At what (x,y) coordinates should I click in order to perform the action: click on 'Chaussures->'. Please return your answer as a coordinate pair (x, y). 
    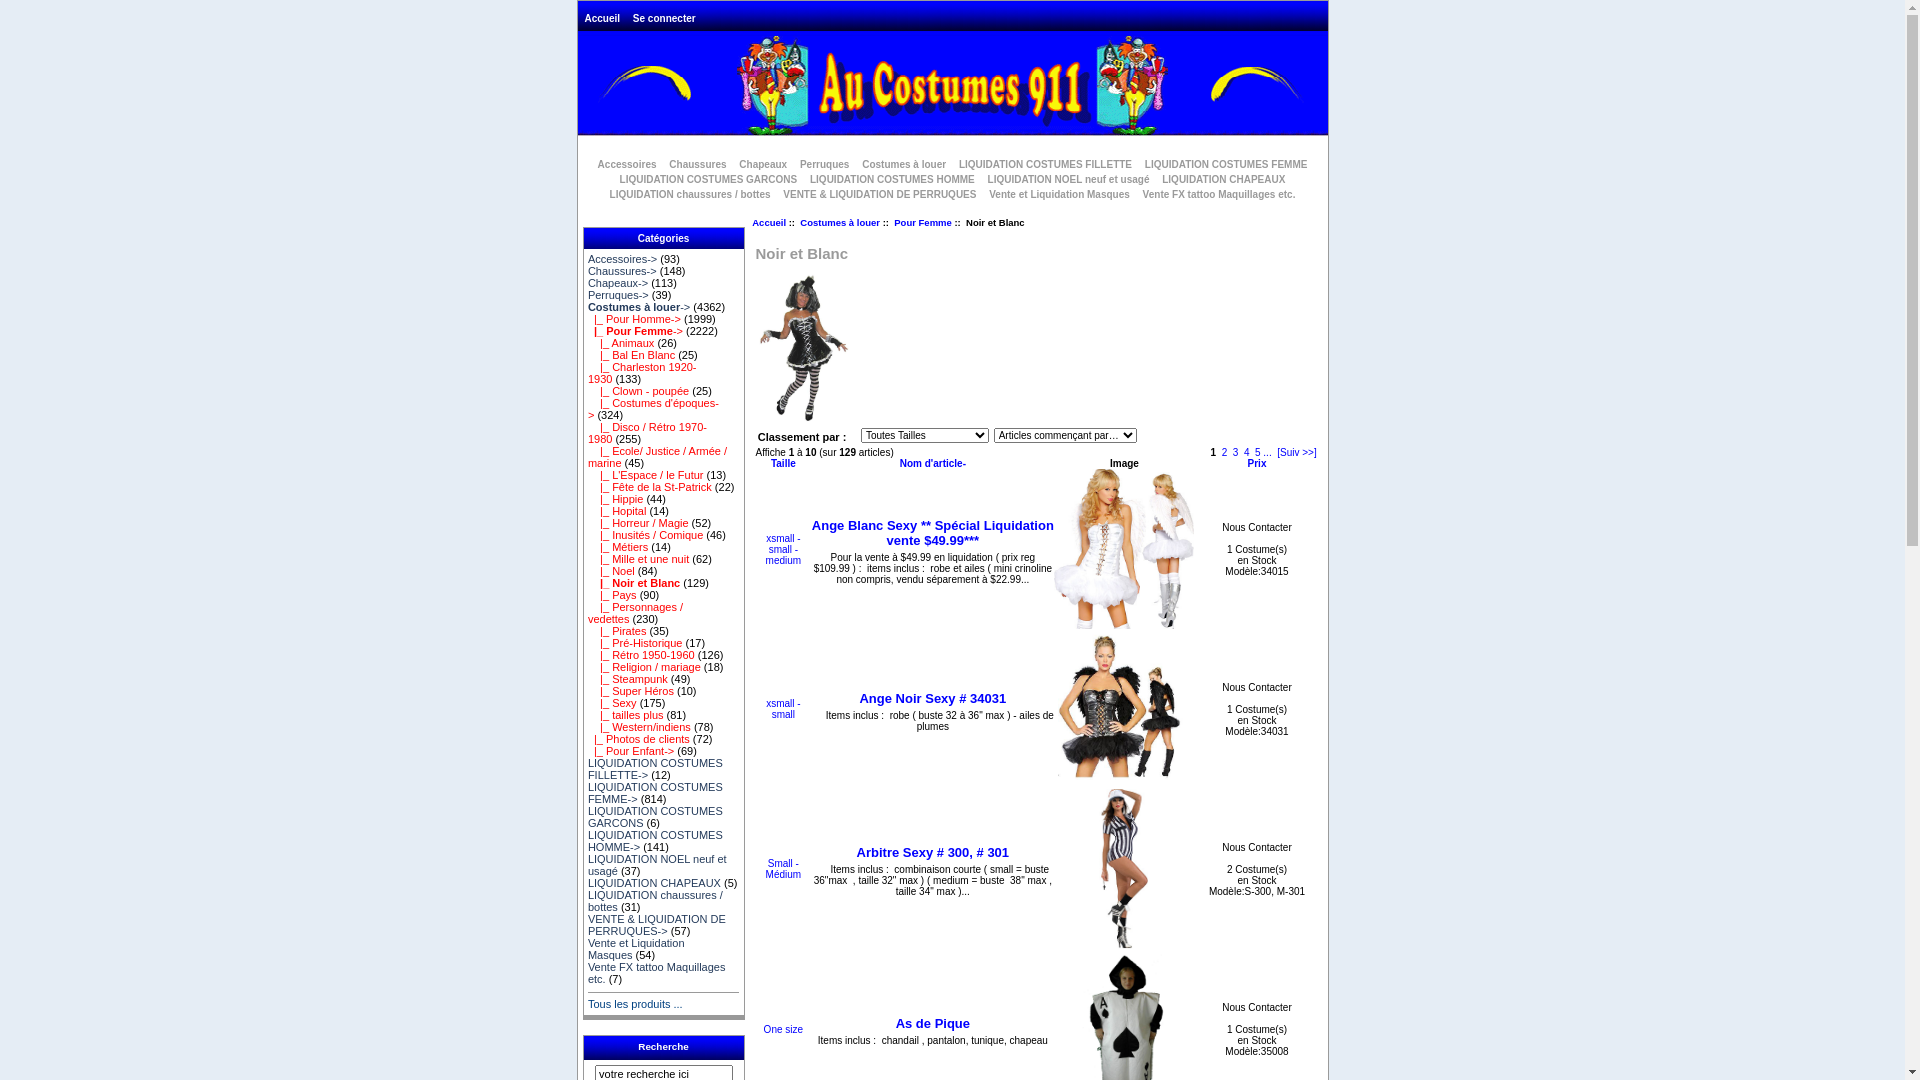
    Looking at the image, I should click on (621, 270).